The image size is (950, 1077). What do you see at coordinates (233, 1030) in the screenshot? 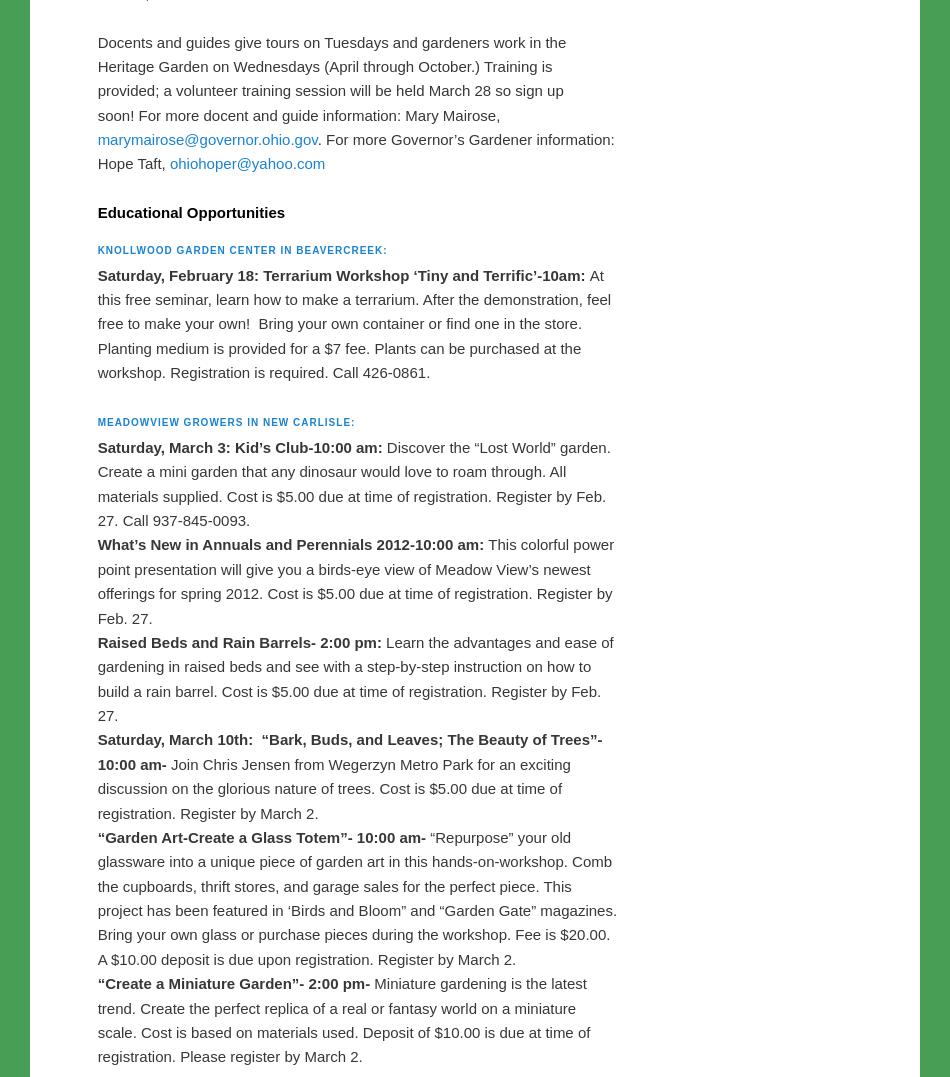
I see `'“Create a Miniature Garden”- 2:00 pm-'` at bounding box center [233, 1030].